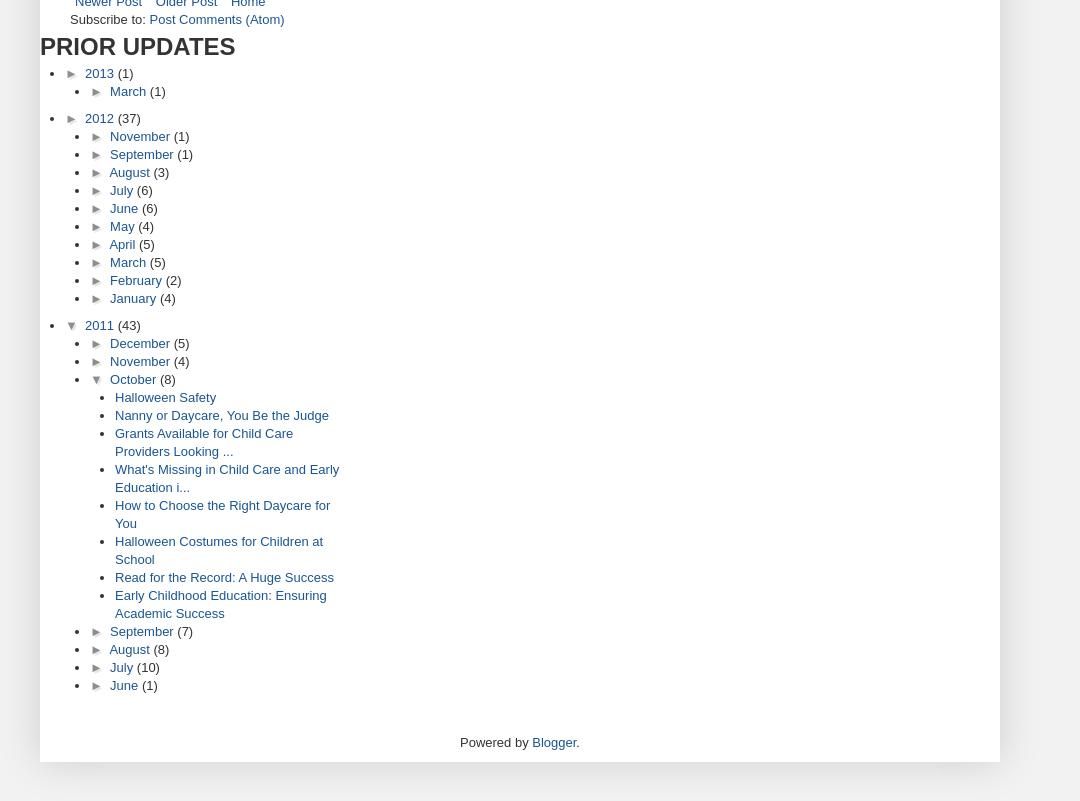 This screenshot has height=801, width=1080. I want to click on '2013', so click(83, 73).